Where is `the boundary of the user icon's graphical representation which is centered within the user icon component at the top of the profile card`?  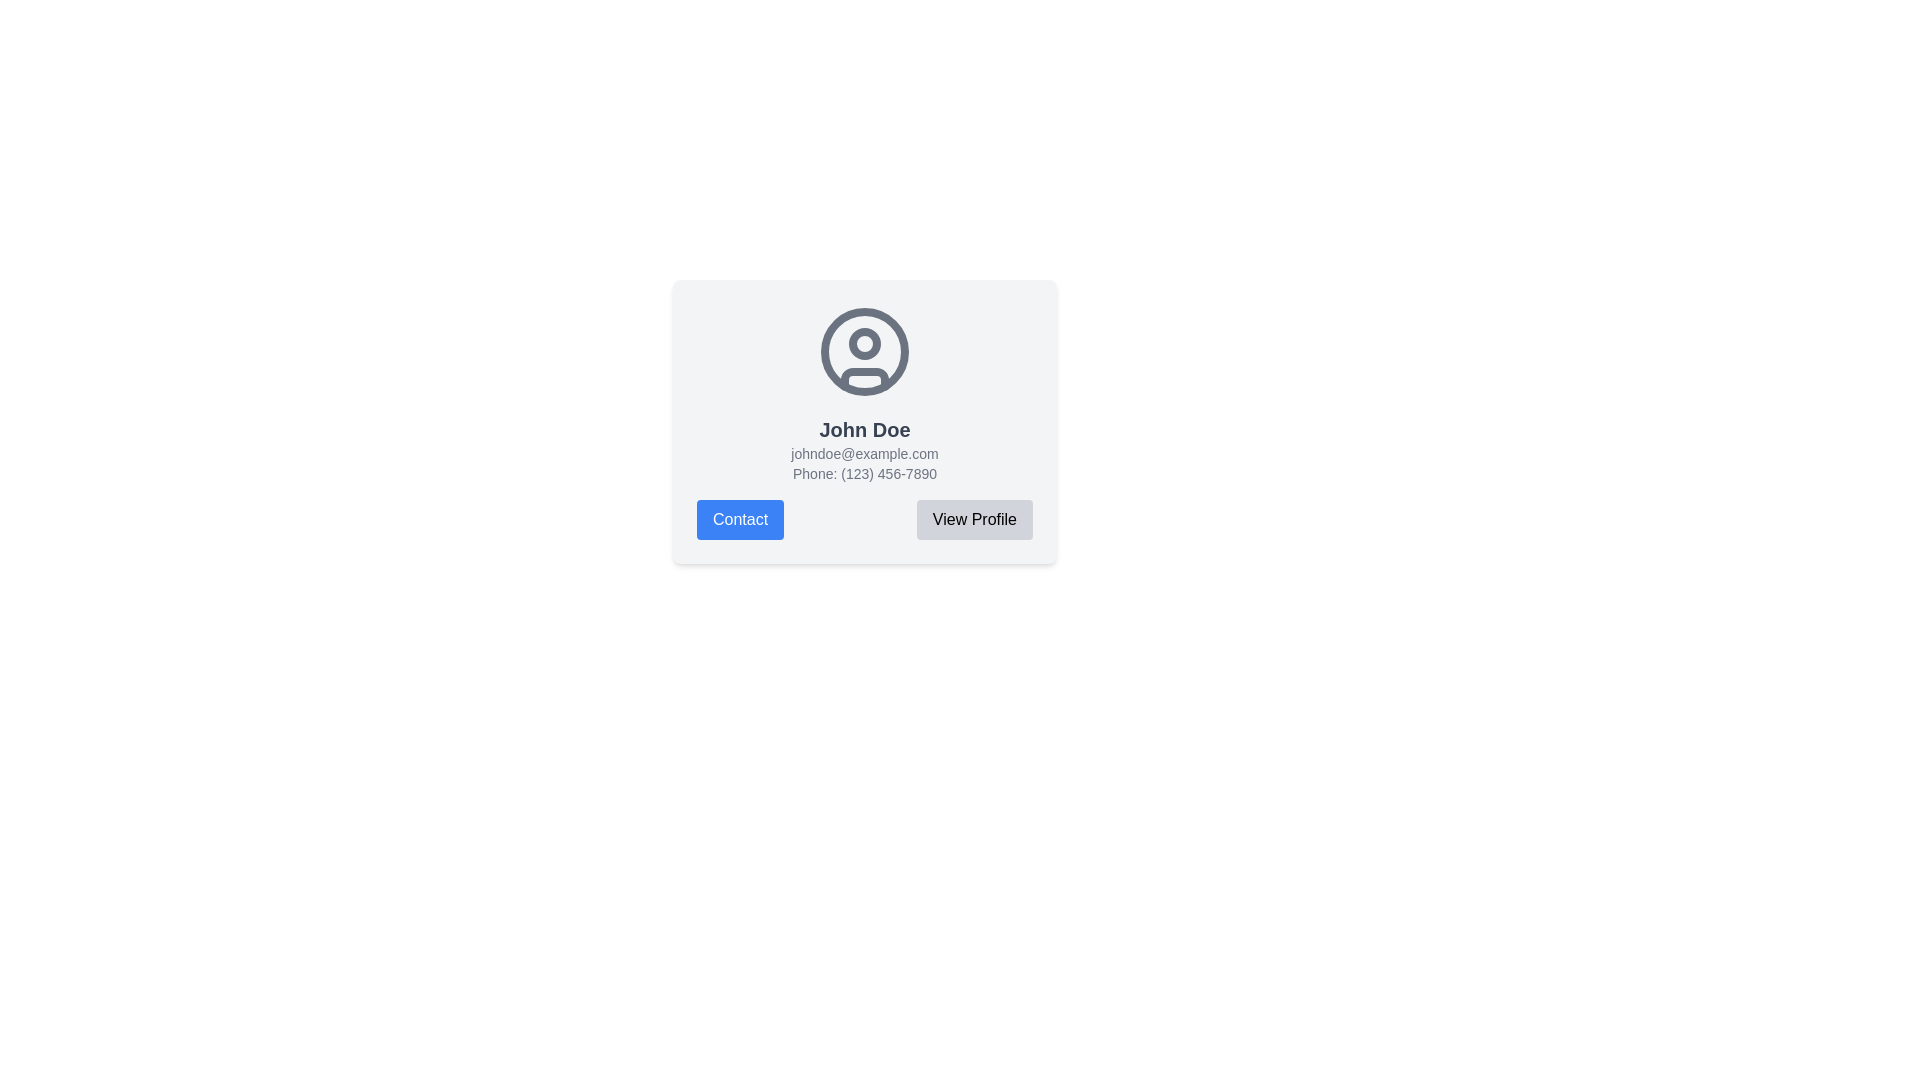 the boundary of the user icon's graphical representation which is centered within the user icon component at the top of the profile card is located at coordinates (864, 350).